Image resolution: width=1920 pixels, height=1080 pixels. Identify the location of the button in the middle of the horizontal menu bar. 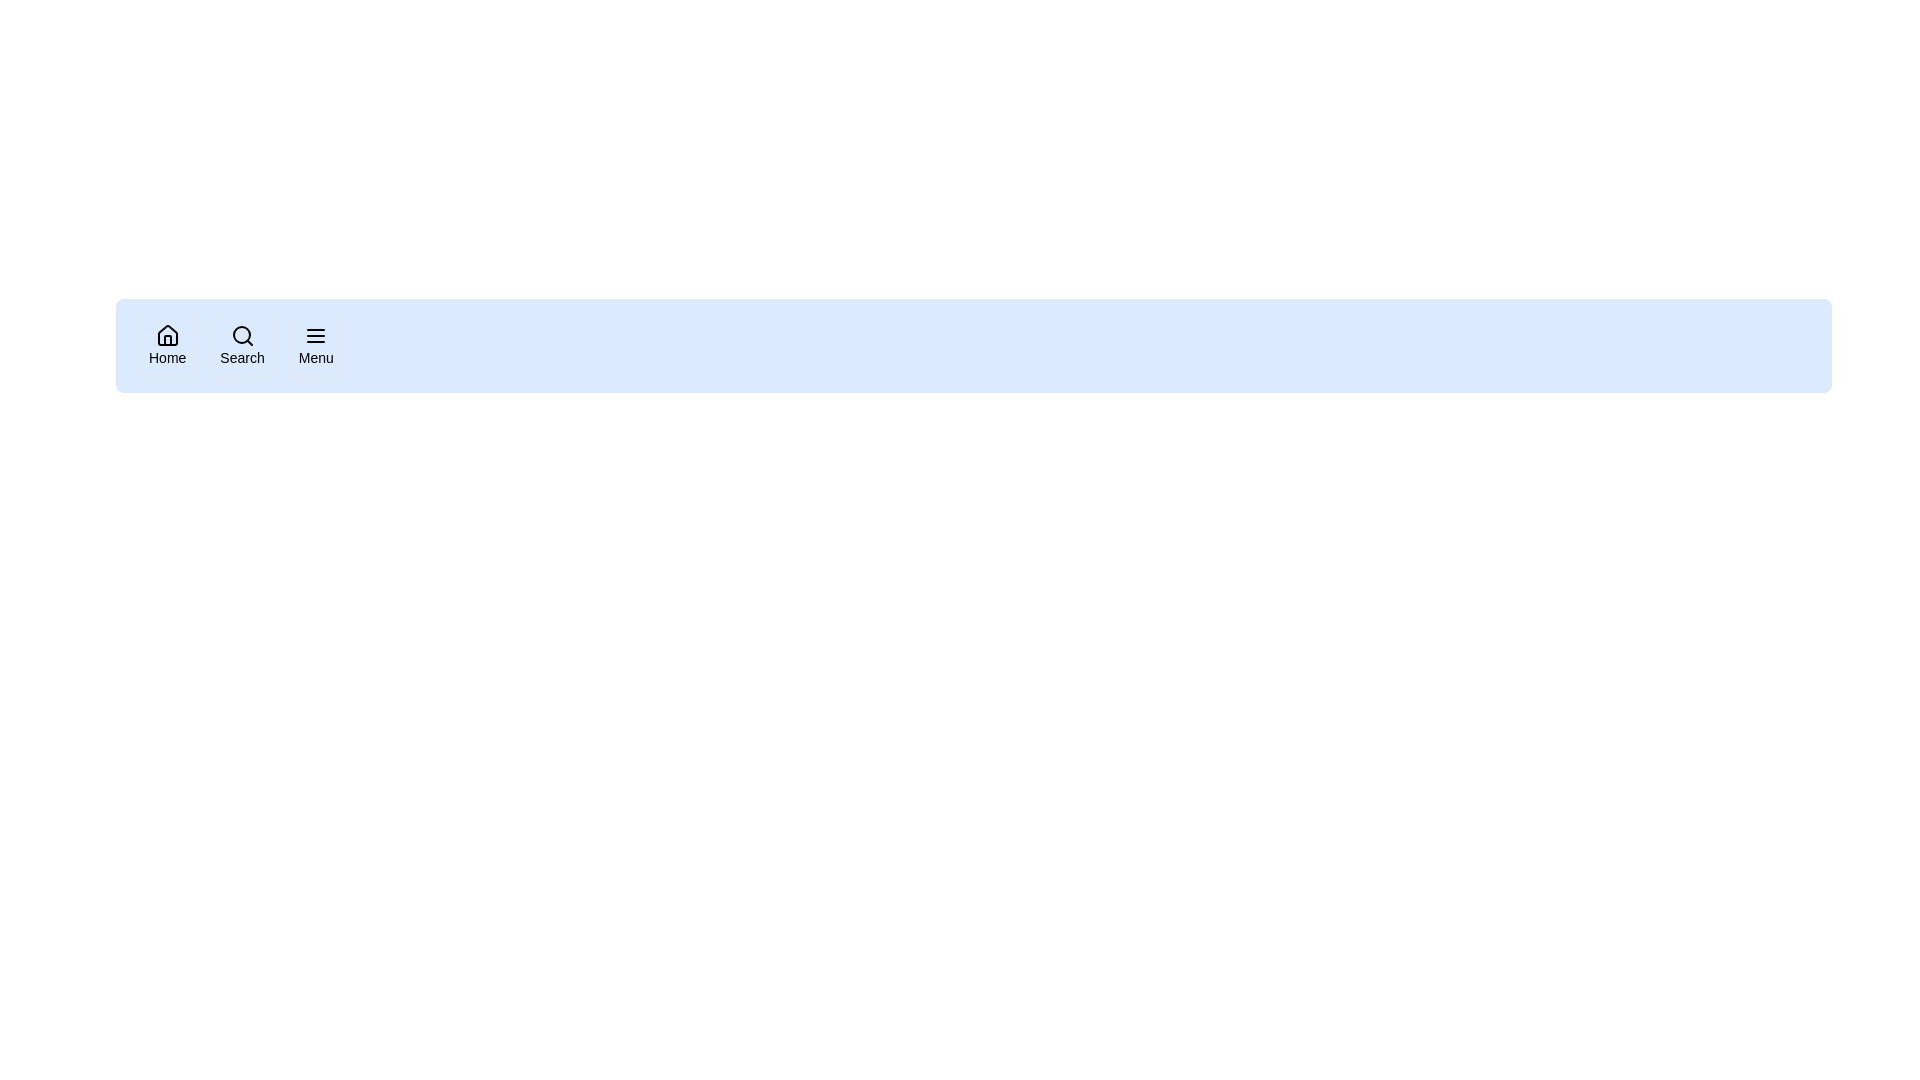
(241, 345).